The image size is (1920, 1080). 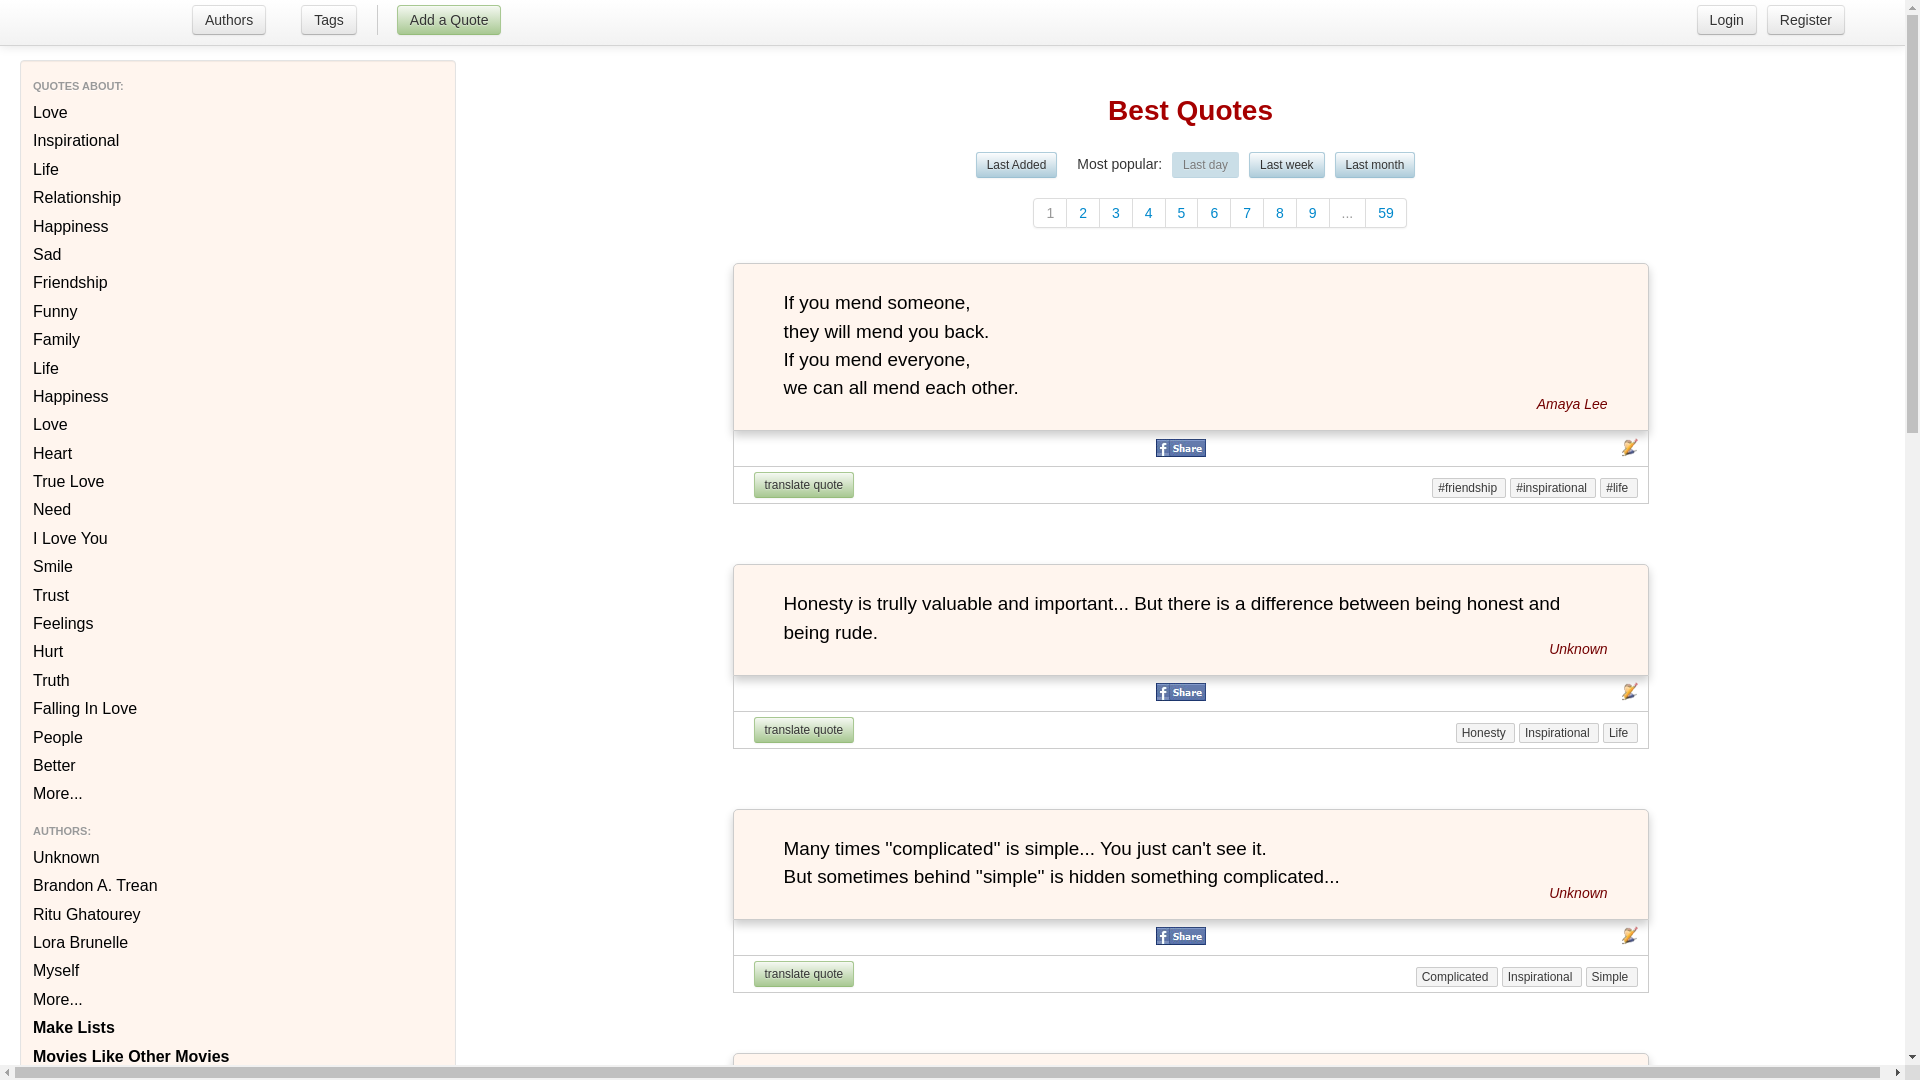 What do you see at coordinates (18, 197) in the screenshot?
I see `'Relationship'` at bounding box center [18, 197].